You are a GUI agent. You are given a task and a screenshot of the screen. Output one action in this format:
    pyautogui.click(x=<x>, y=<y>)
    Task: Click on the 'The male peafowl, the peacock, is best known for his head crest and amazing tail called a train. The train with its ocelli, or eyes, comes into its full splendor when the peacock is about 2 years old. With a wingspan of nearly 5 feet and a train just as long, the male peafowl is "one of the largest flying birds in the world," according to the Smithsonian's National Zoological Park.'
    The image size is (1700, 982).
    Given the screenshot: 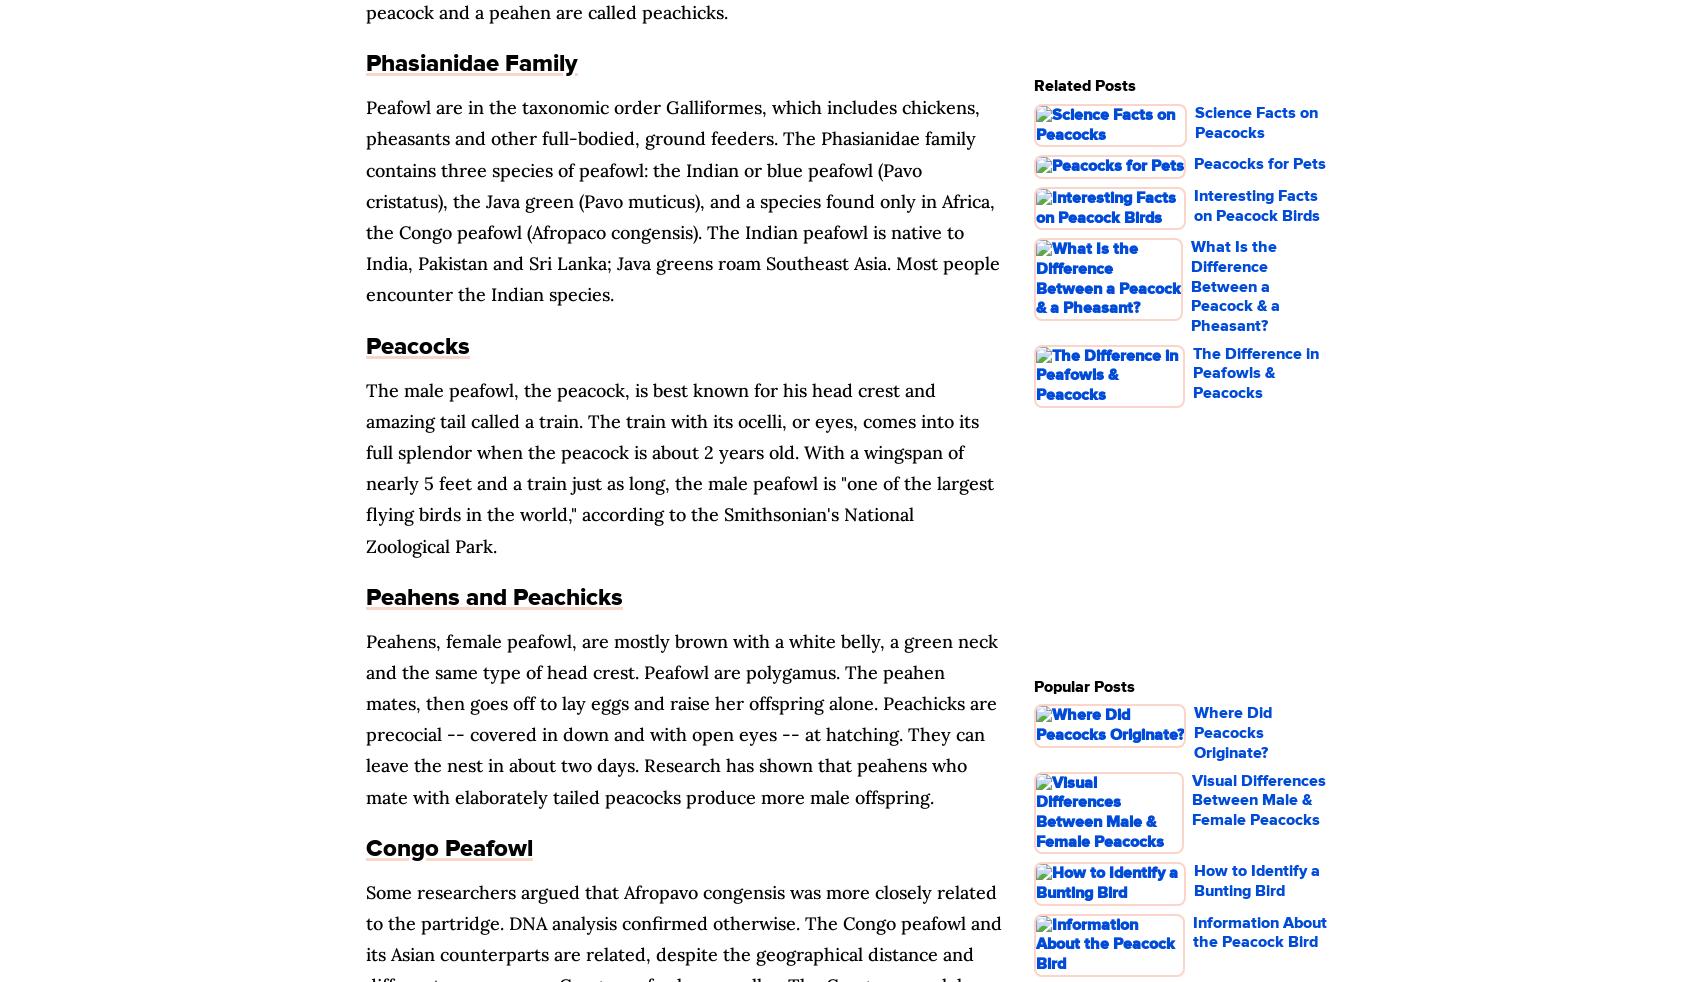 What is the action you would take?
    pyautogui.click(x=680, y=467)
    